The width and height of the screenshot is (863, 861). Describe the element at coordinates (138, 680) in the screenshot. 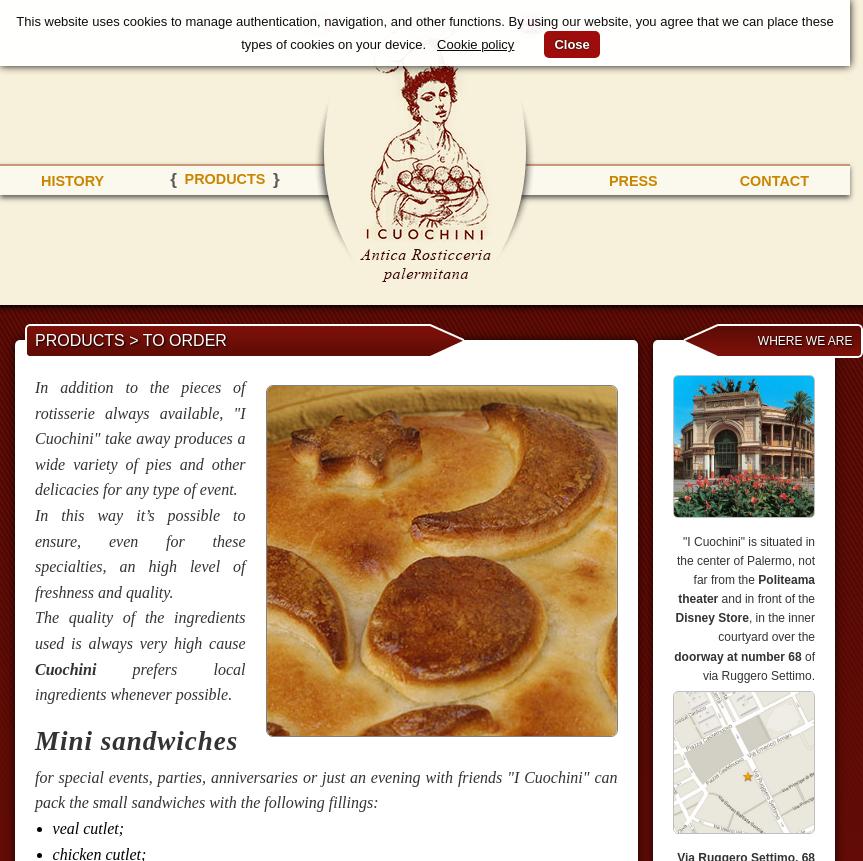

I see `'prefers local ingredients whenever possible.'` at that location.